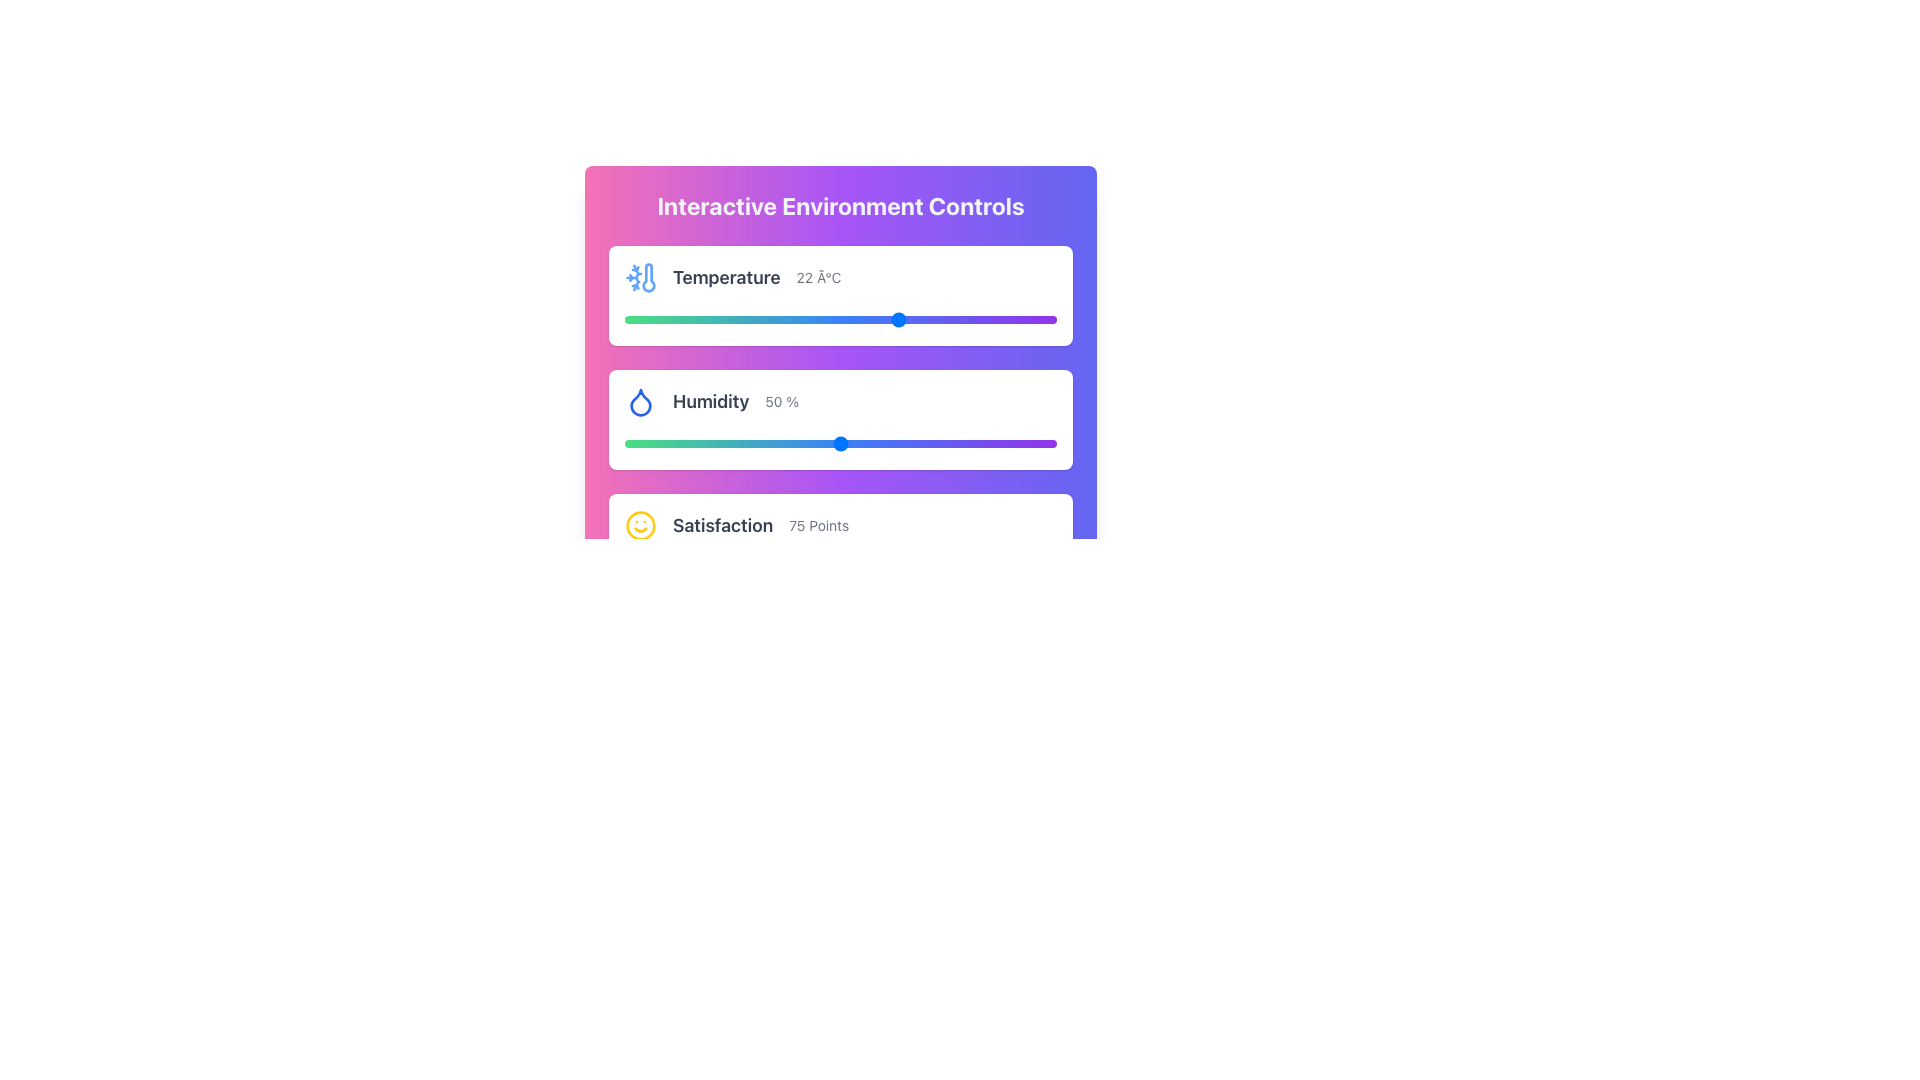  What do you see at coordinates (866, 319) in the screenshot?
I see `the slider` at bounding box center [866, 319].